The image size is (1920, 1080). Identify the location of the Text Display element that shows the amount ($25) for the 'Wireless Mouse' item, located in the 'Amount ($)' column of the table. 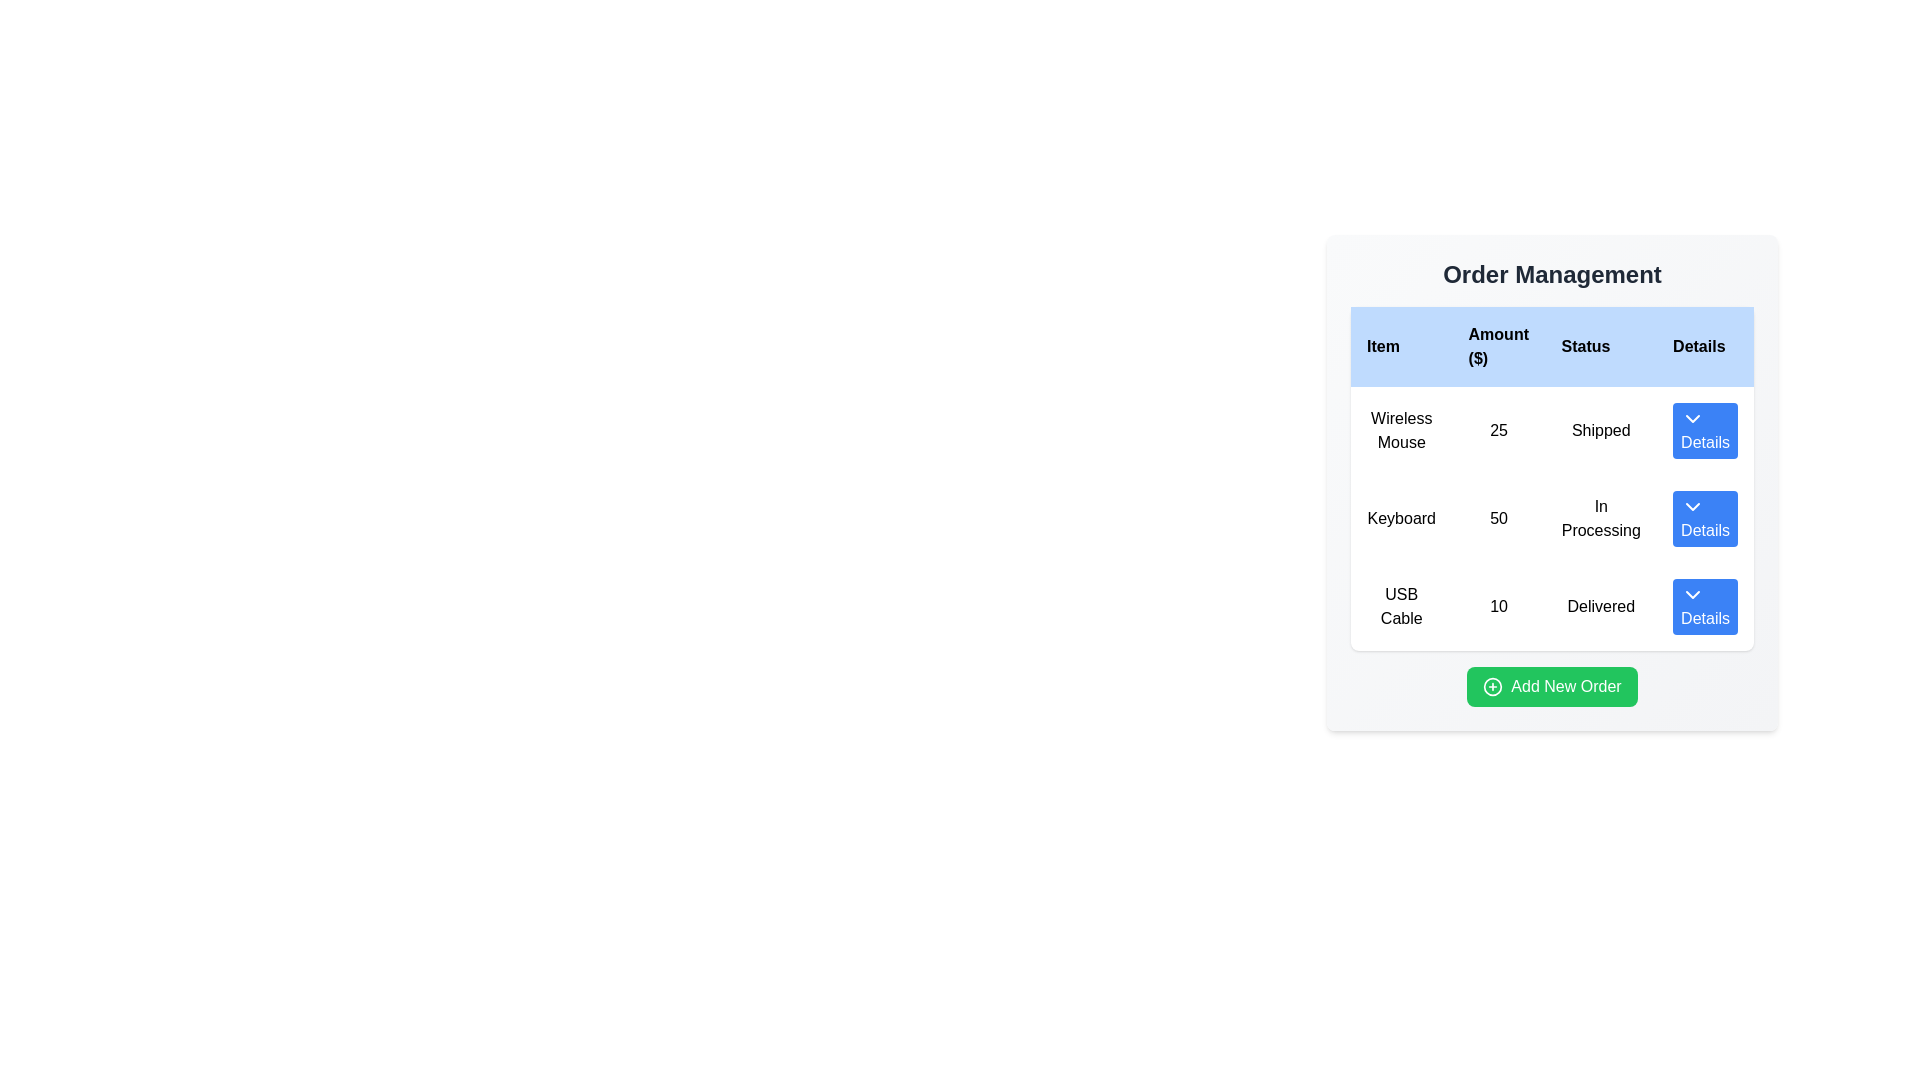
(1498, 430).